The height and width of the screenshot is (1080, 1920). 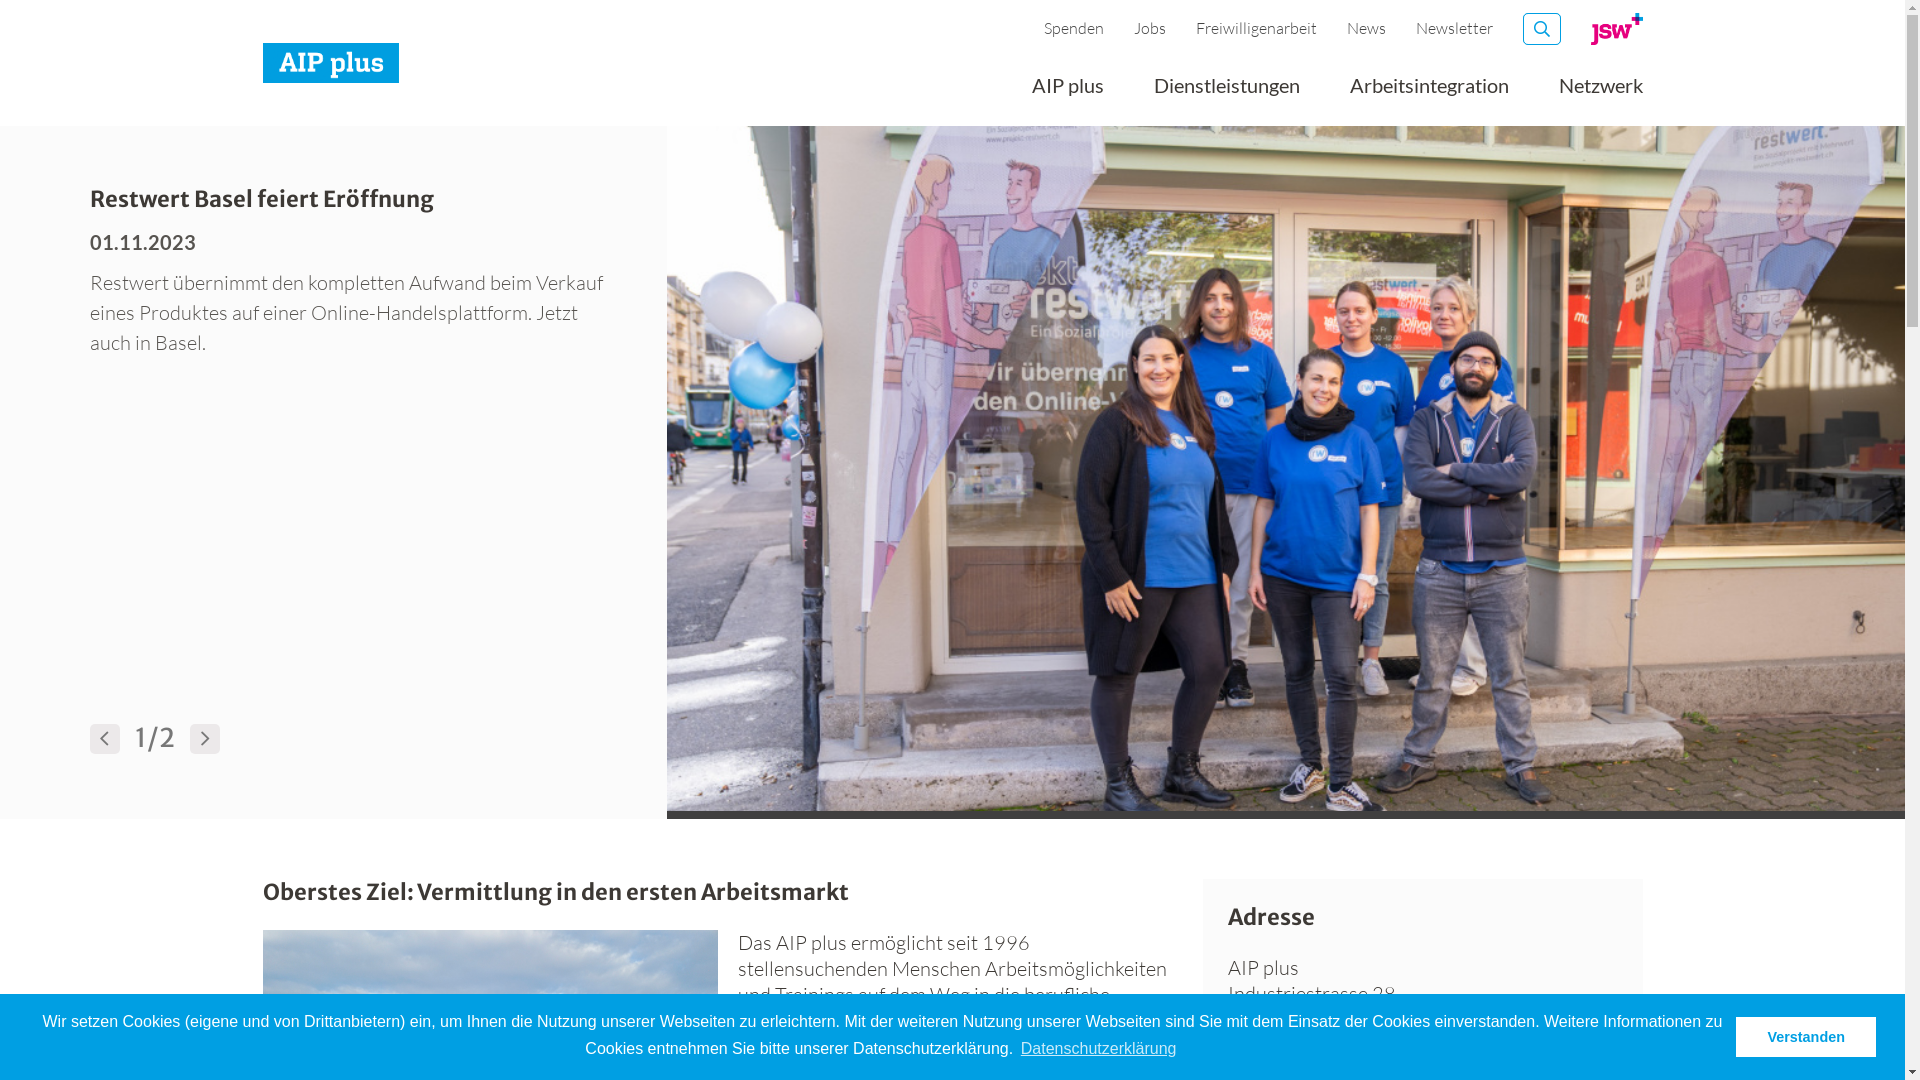 What do you see at coordinates (1365, 27) in the screenshot?
I see `'News'` at bounding box center [1365, 27].